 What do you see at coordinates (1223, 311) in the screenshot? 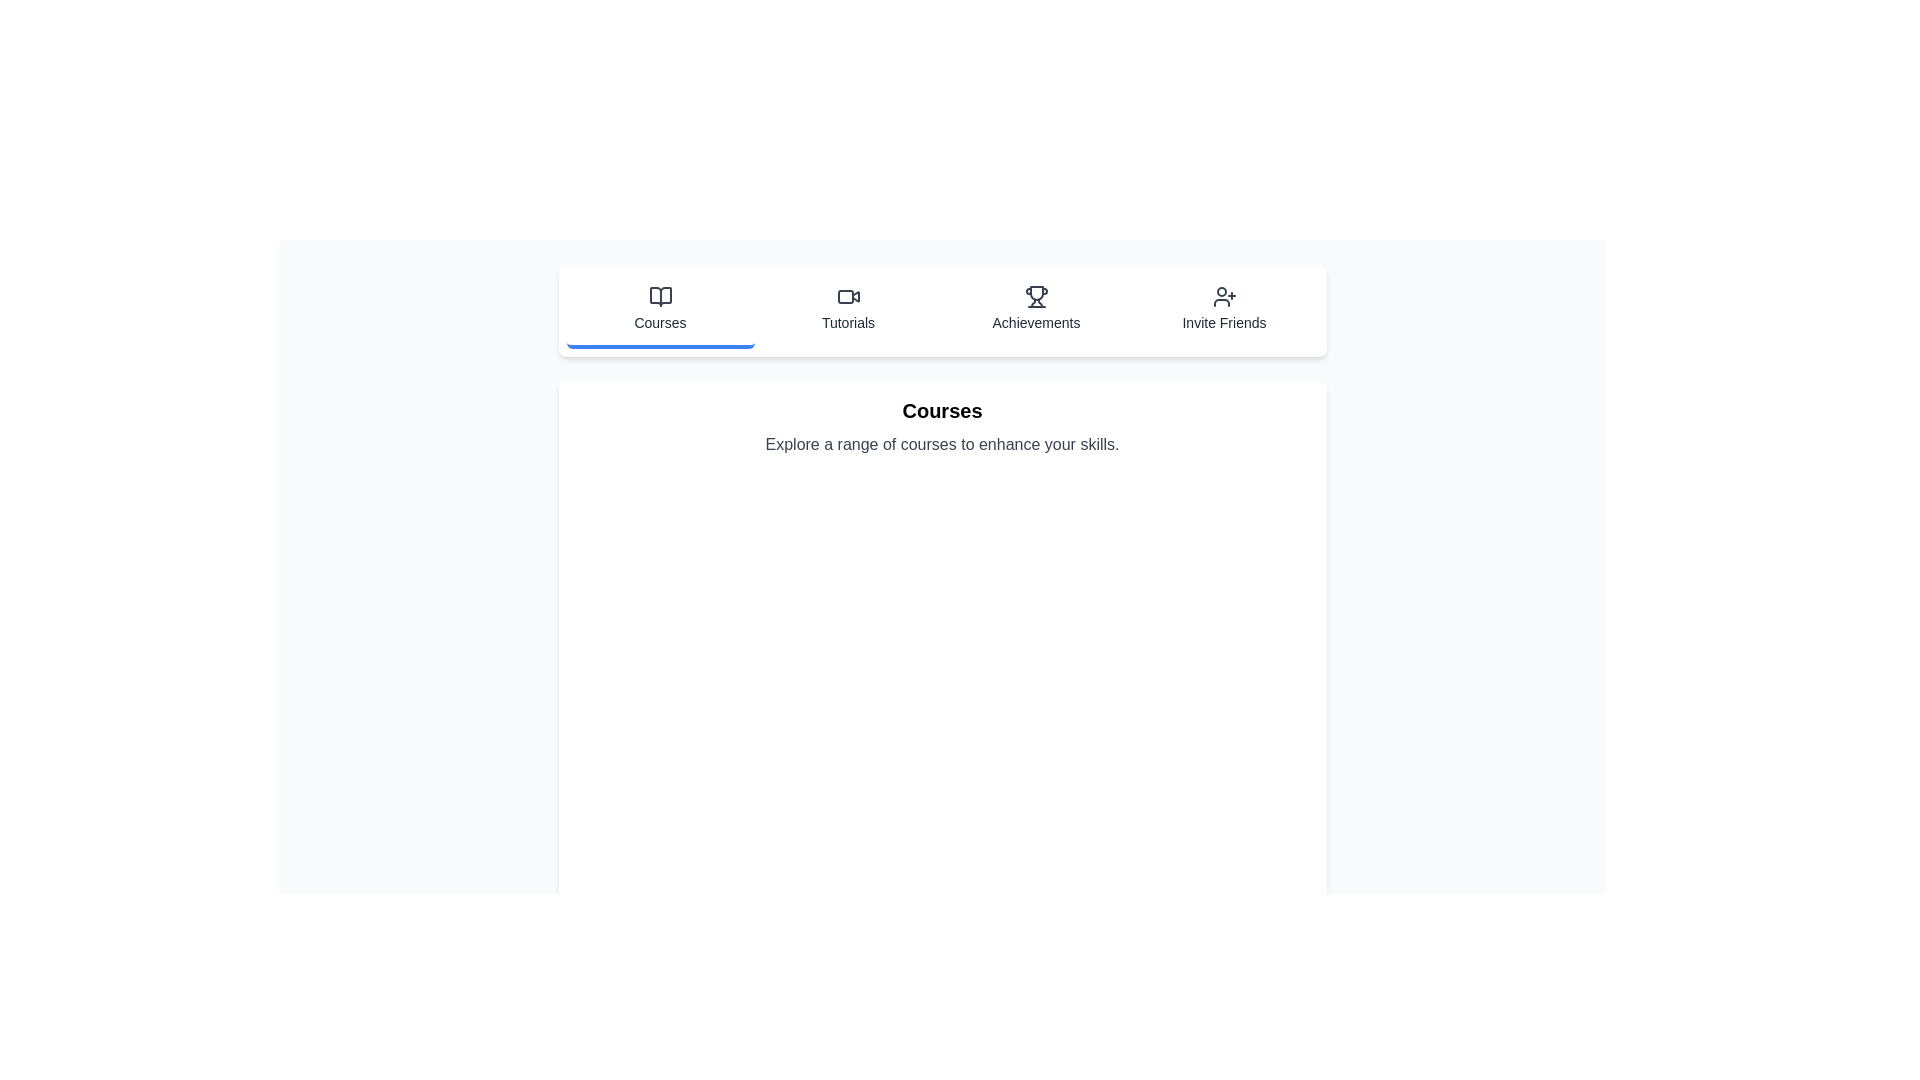
I see `the 'Invite Friends' button` at bounding box center [1223, 311].